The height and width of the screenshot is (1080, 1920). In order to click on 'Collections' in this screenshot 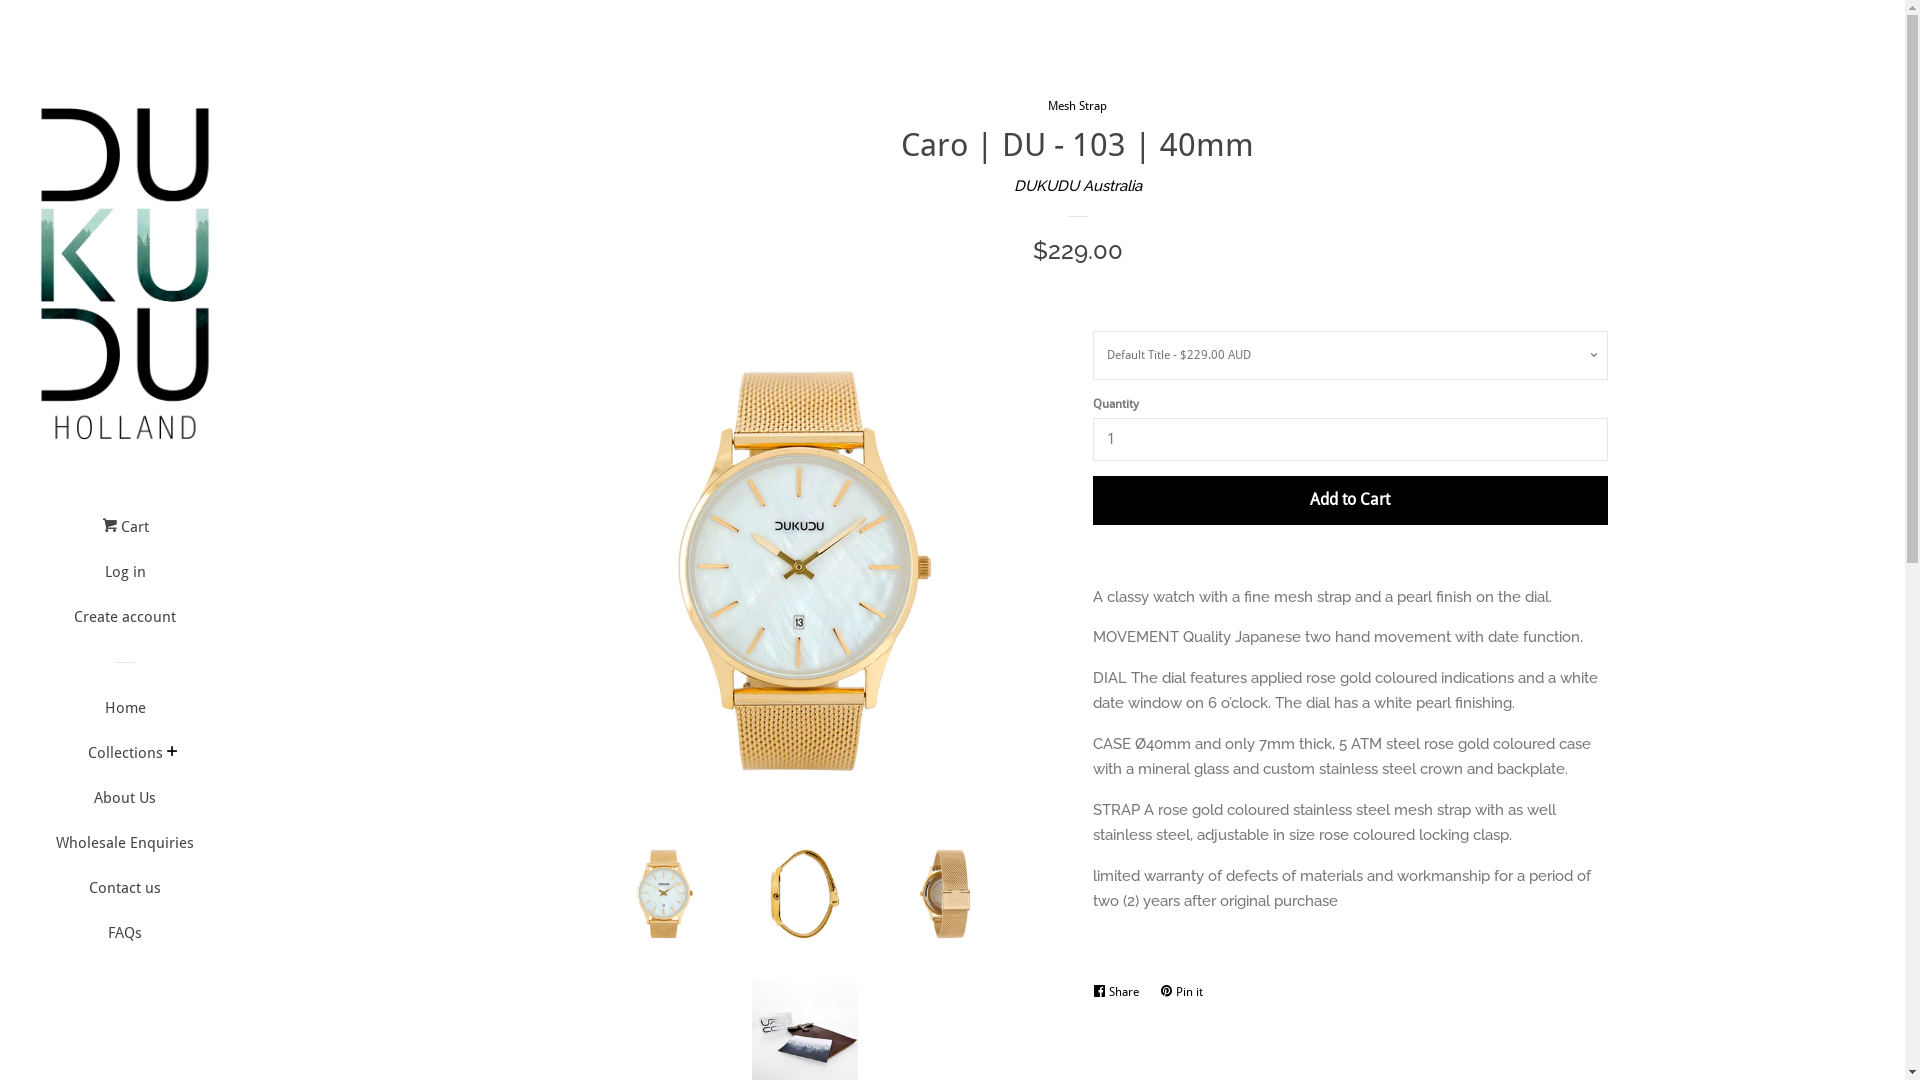, I will do `click(124, 760)`.